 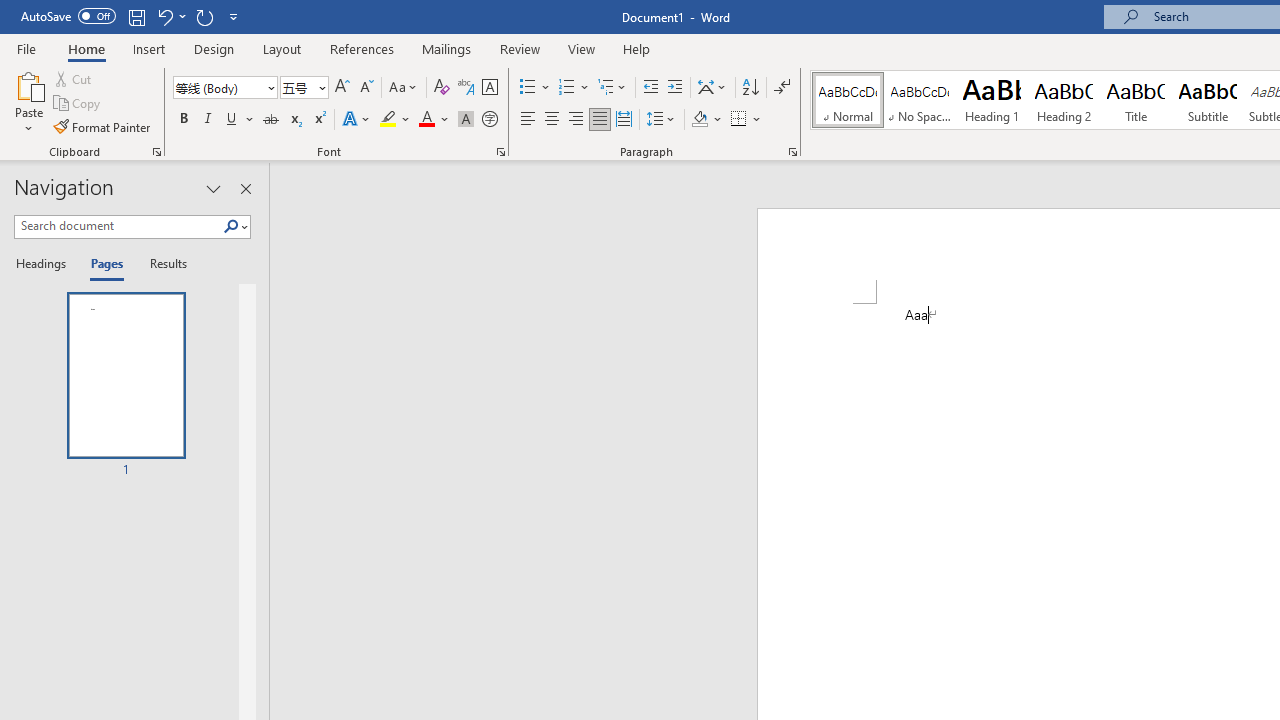 I want to click on 'Decrease Indent', so click(x=650, y=86).